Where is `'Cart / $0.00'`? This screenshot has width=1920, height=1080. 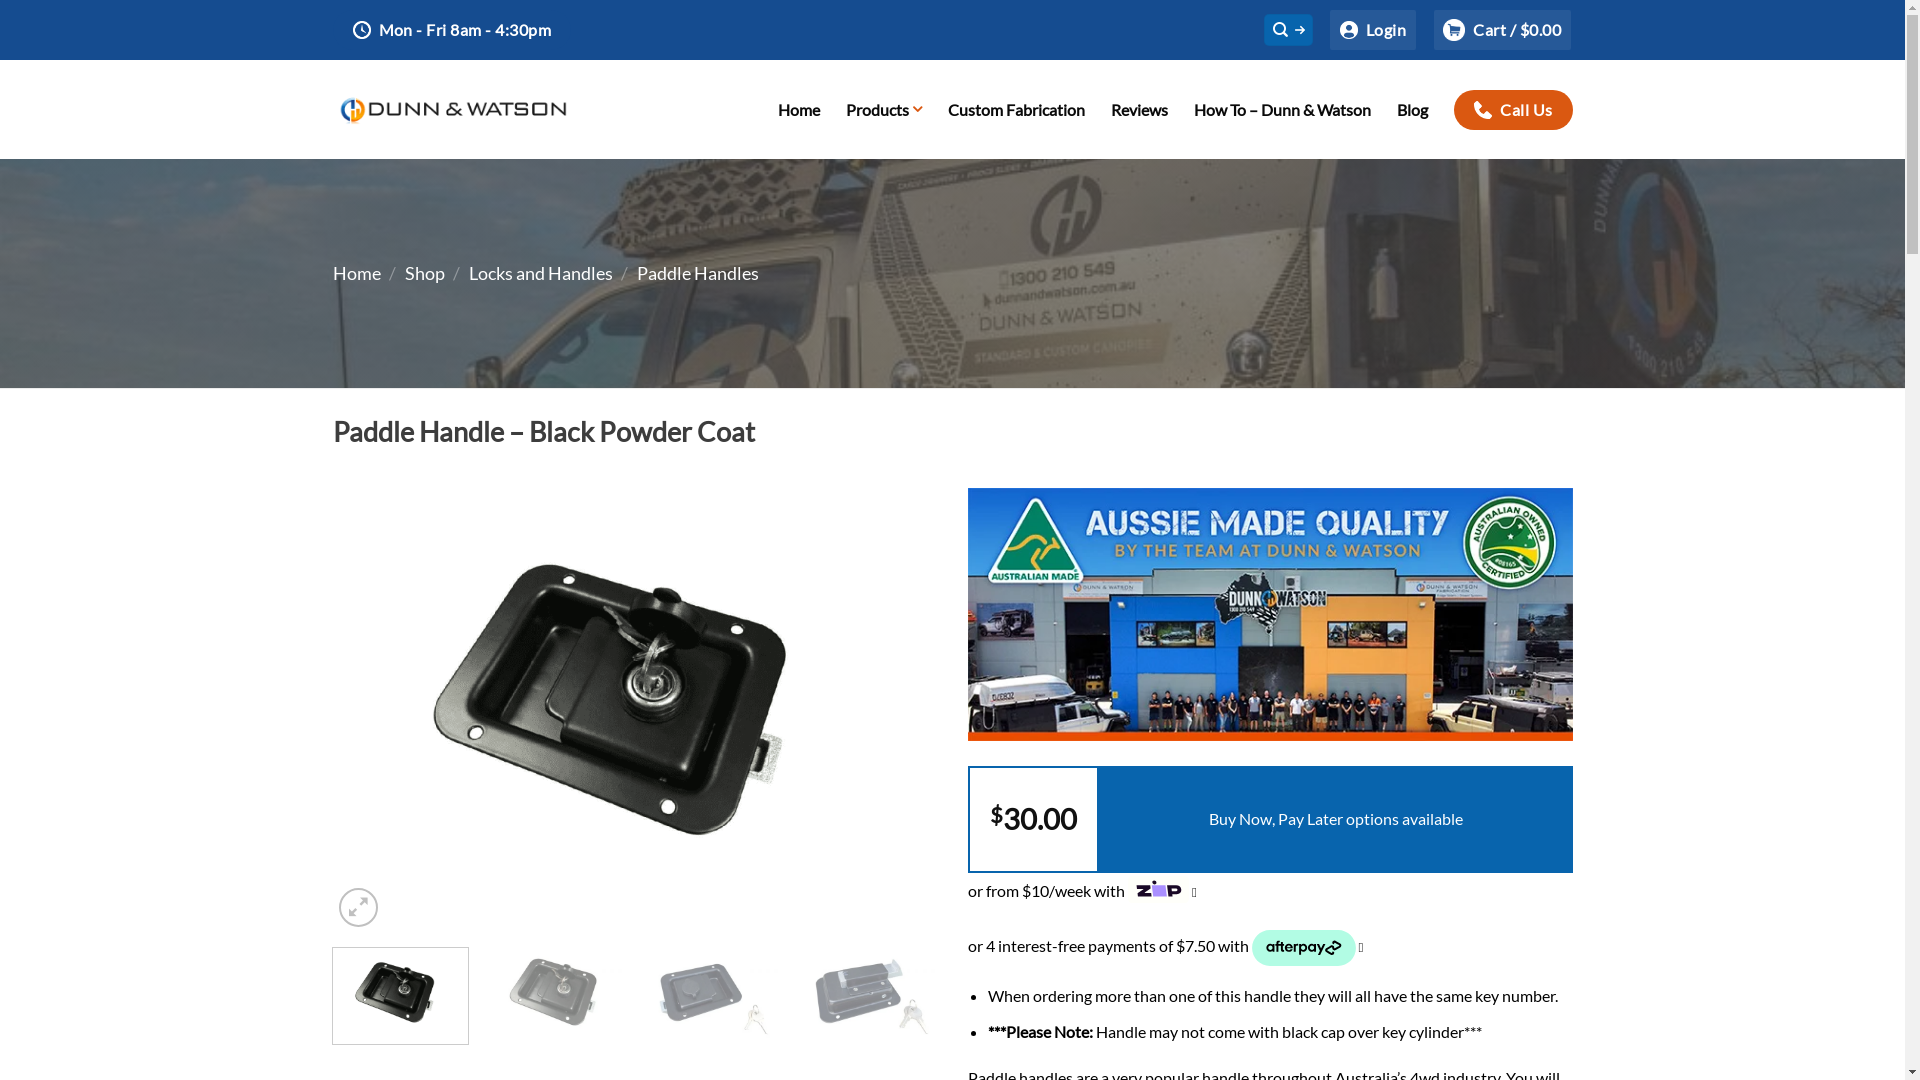
'Cart / $0.00' is located at coordinates (1502, 30).